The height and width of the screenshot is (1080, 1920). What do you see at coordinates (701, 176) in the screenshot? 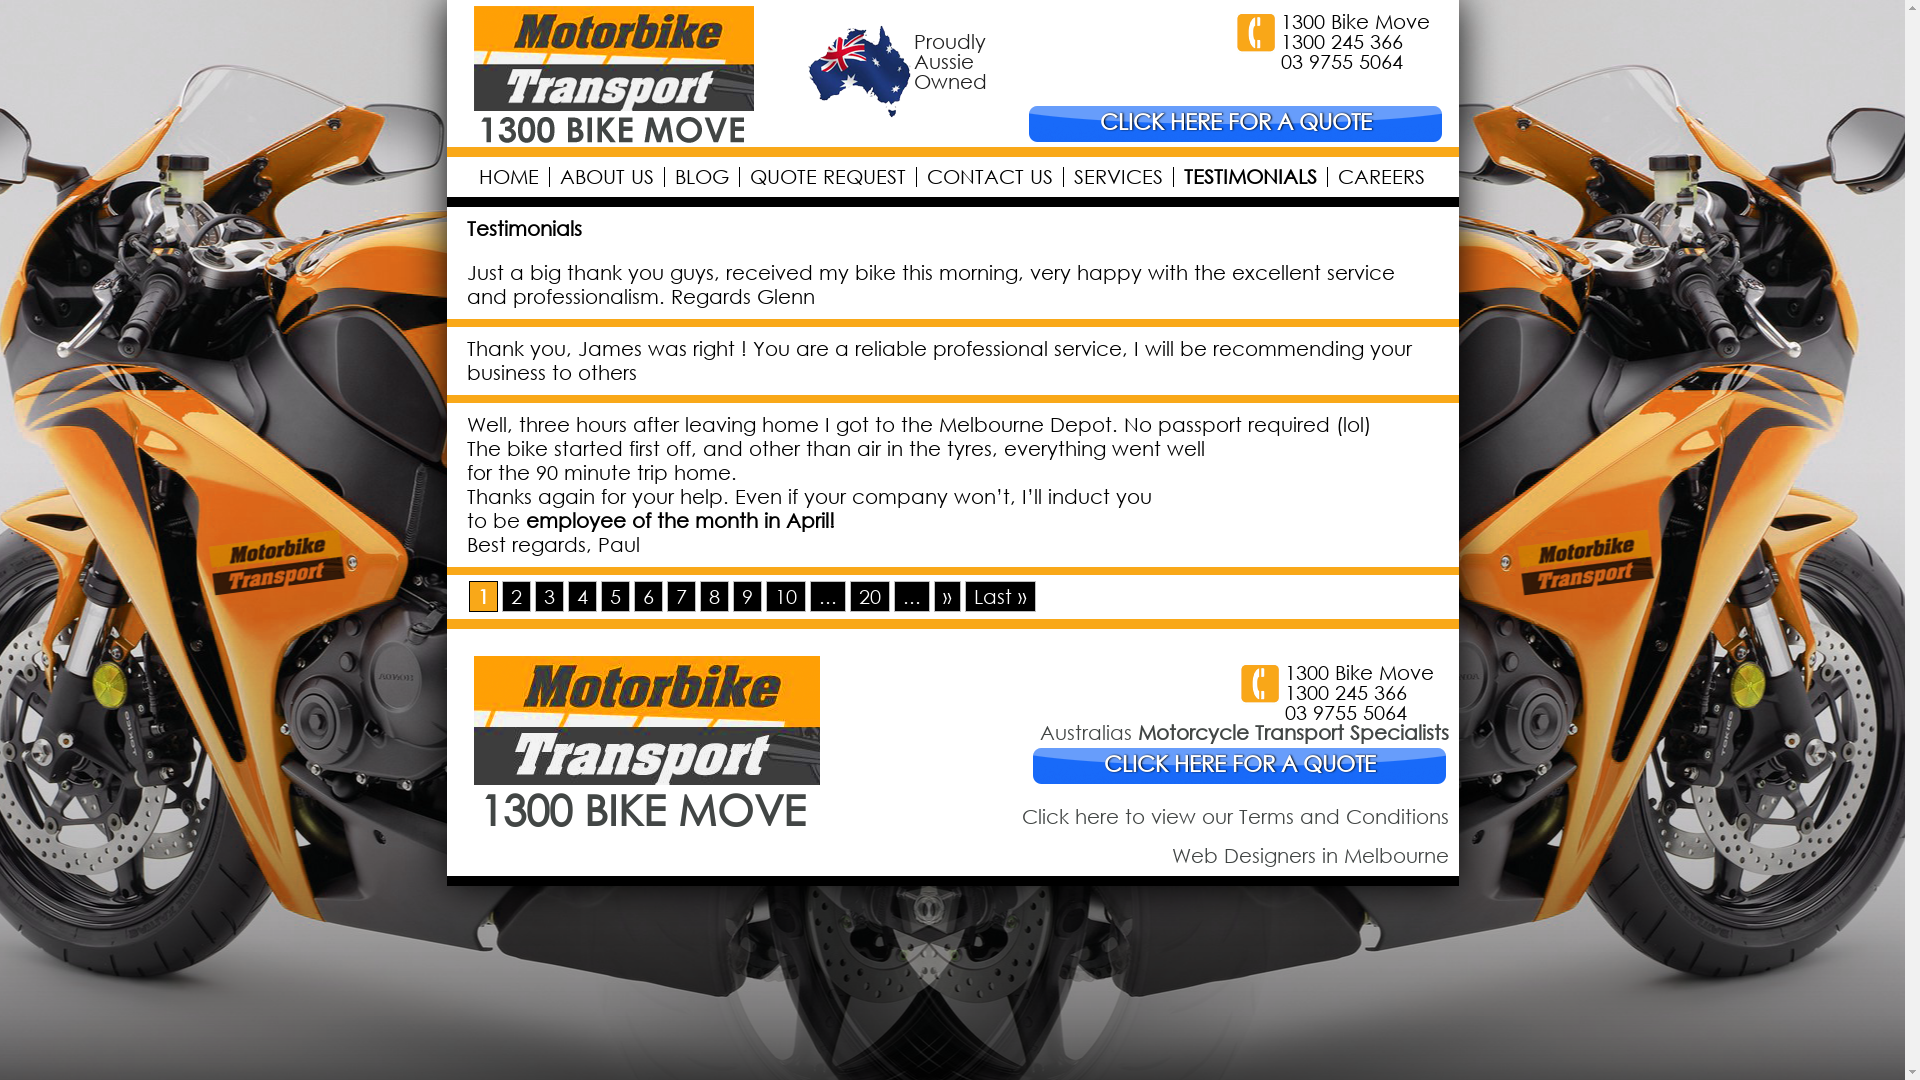
I see `'BLOG'` at bounding box center [701, 176].